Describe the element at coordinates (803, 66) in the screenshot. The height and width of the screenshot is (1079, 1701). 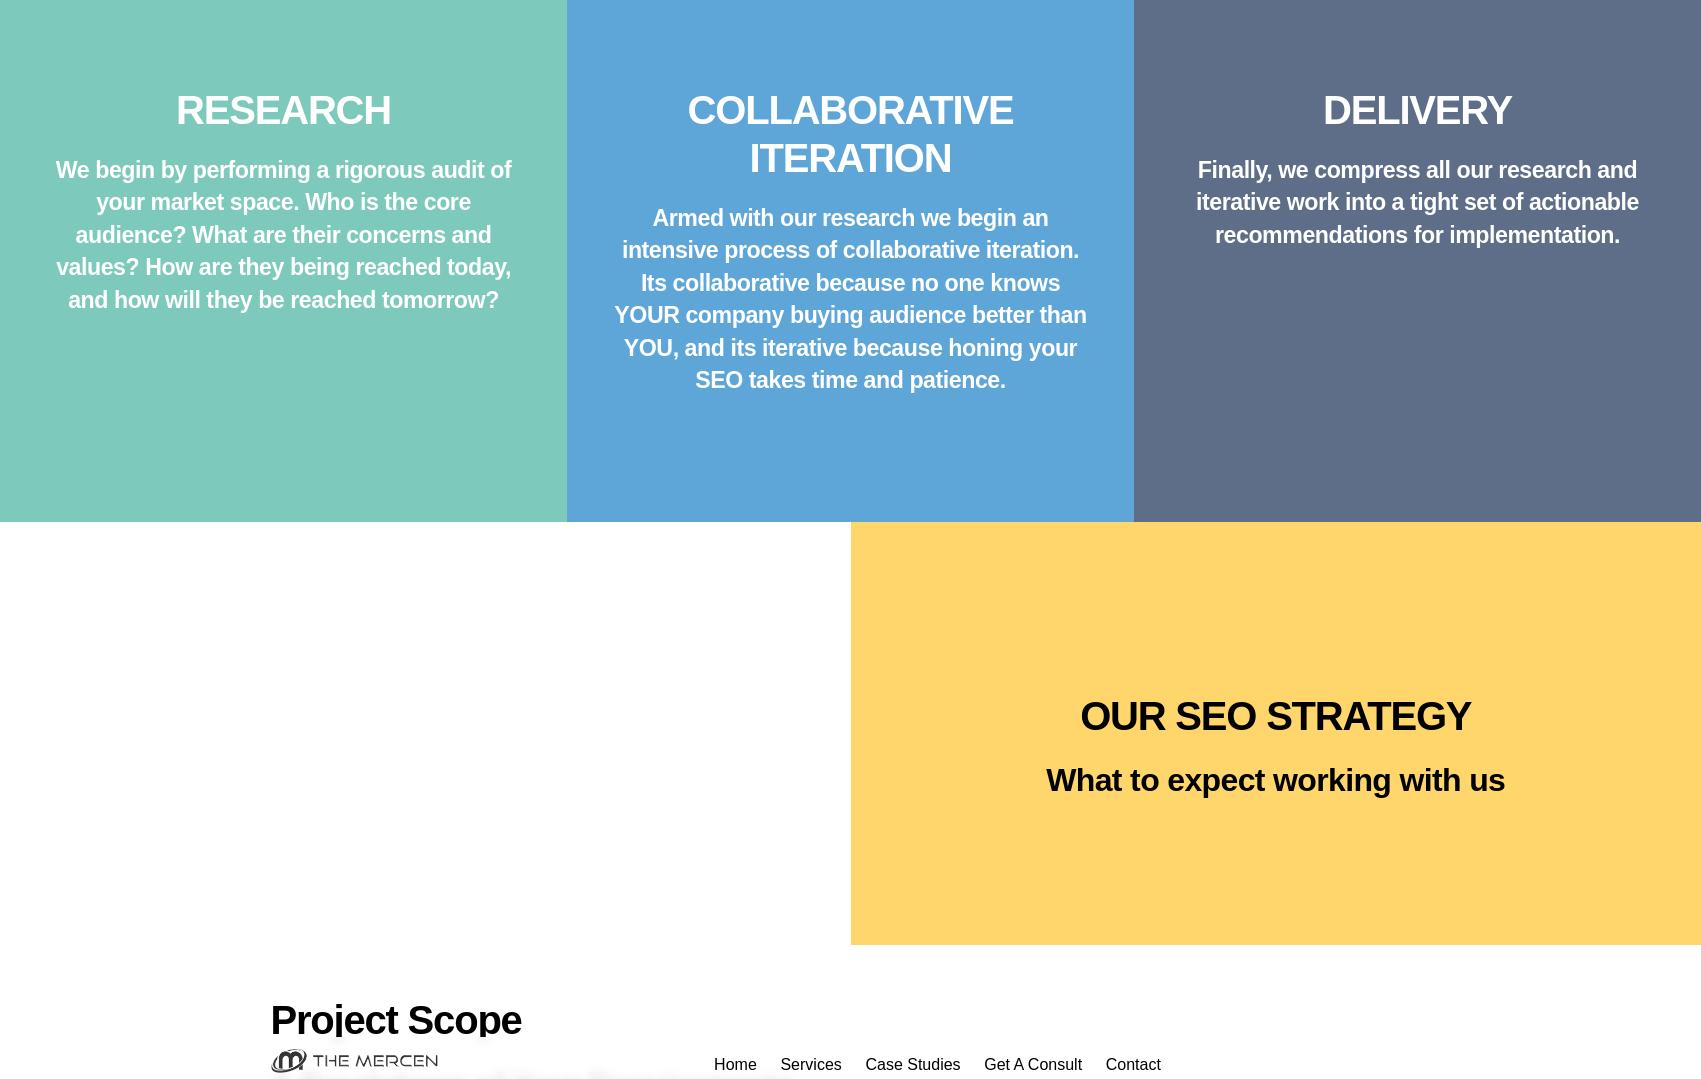
I see `'“Our monthly revenue went up by'` at that location.